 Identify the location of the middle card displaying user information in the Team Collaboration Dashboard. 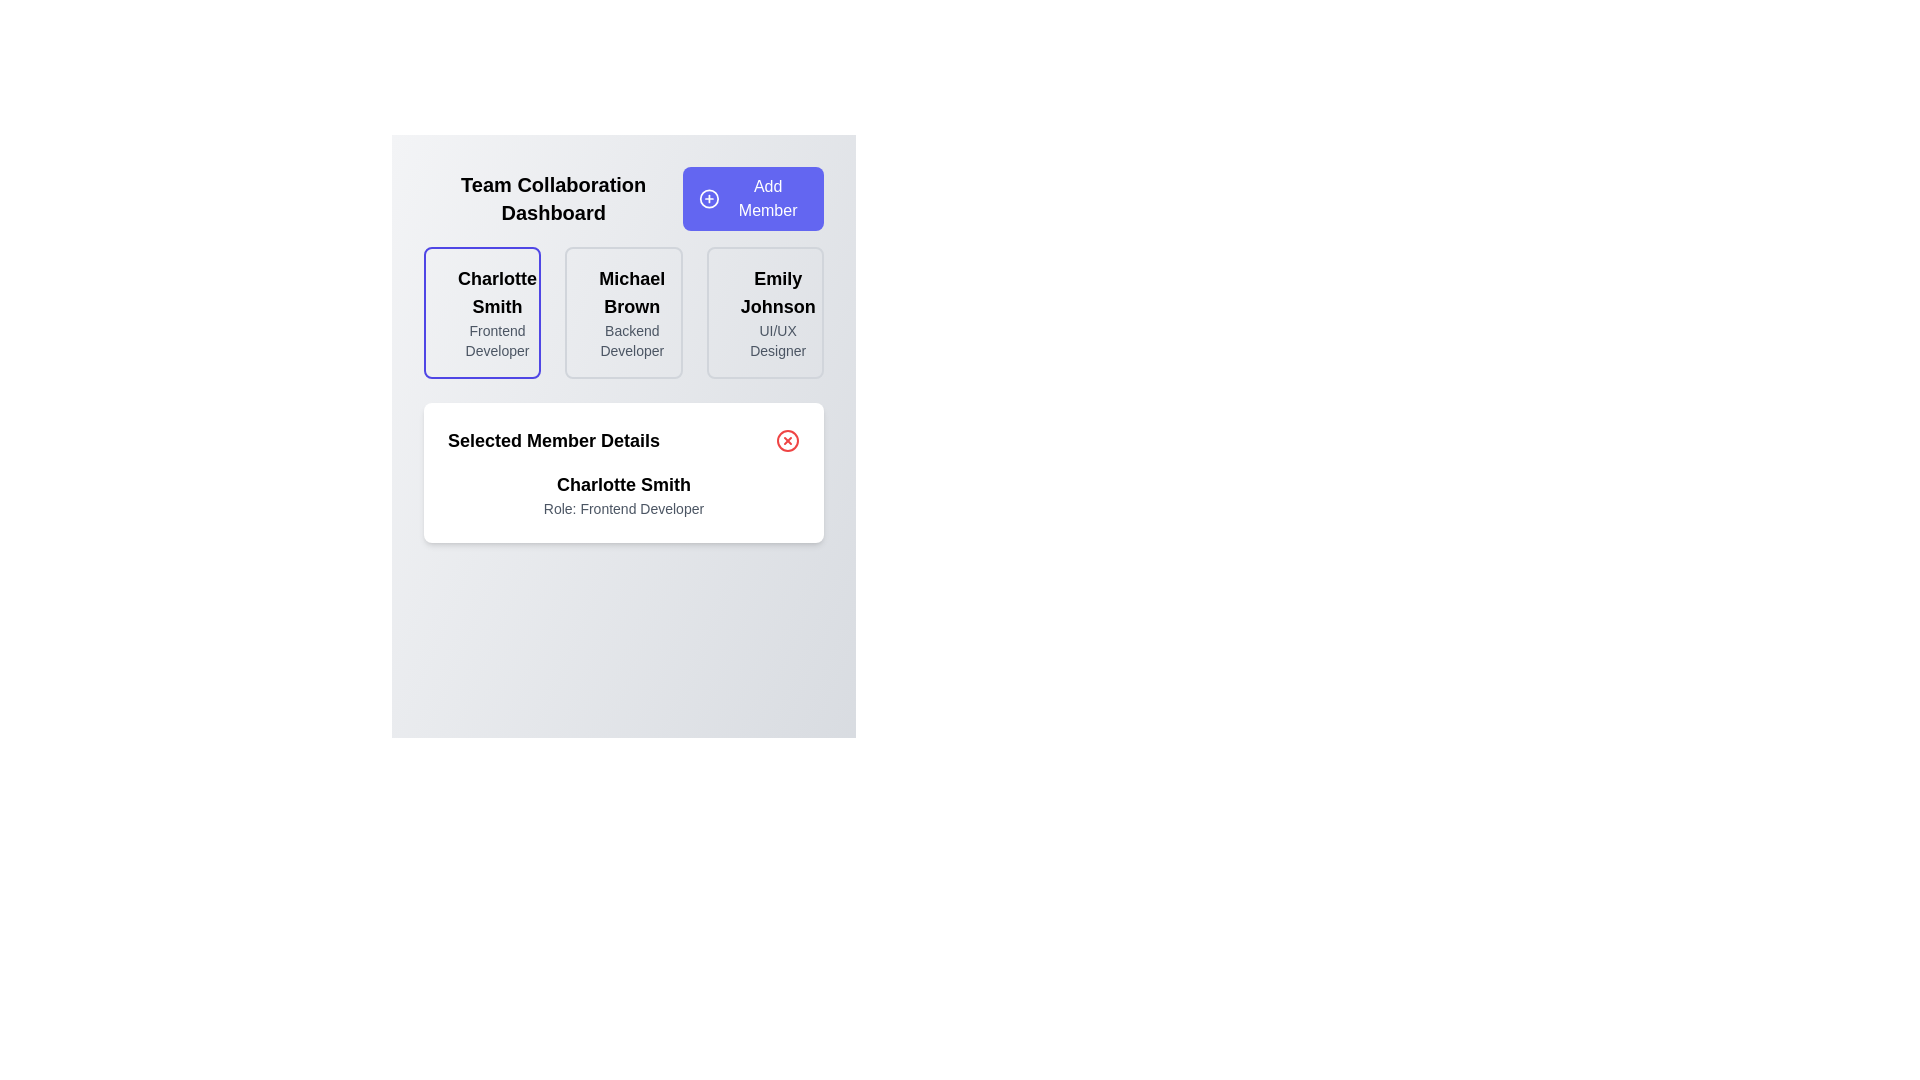
(623, 312).